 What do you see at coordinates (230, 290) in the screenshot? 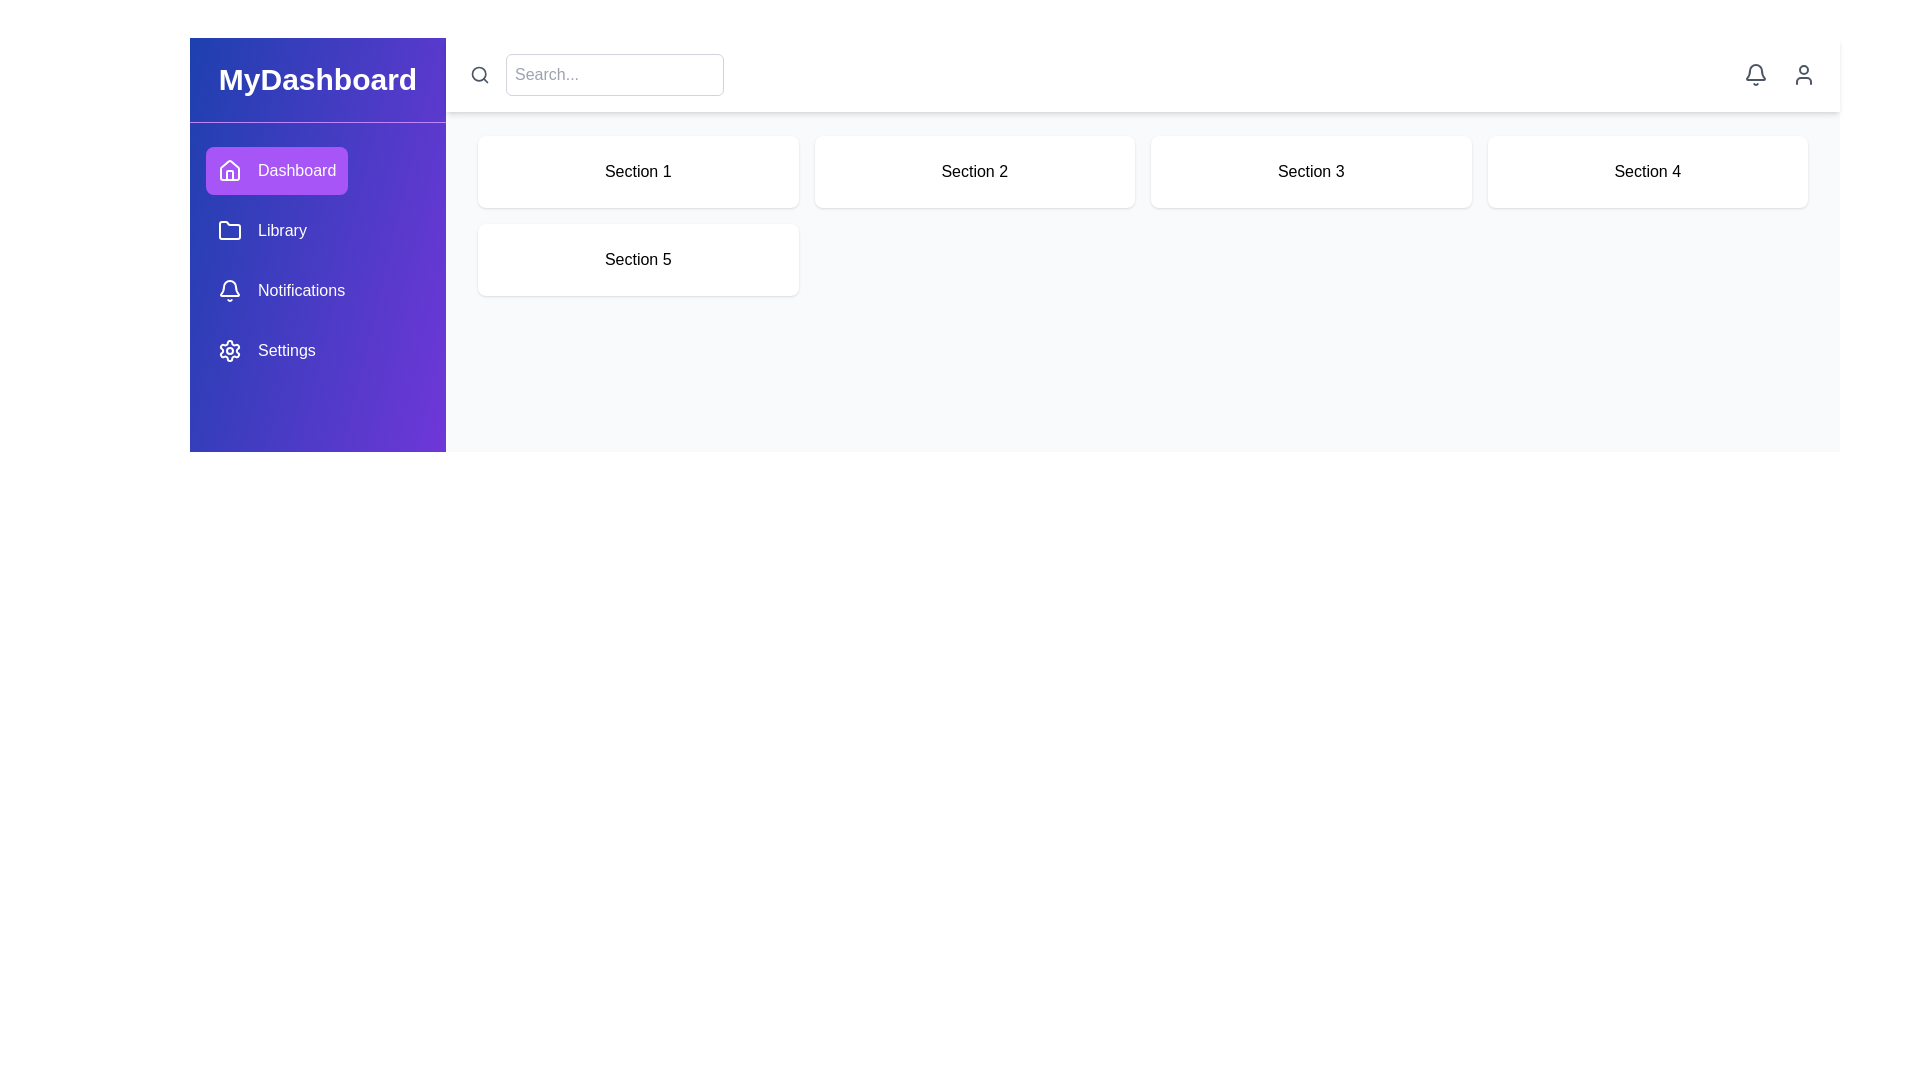
I see `the notification icon located to the left of the 'Notifications' text in the vertical sidebar menu` at bounding box center [230, 290].